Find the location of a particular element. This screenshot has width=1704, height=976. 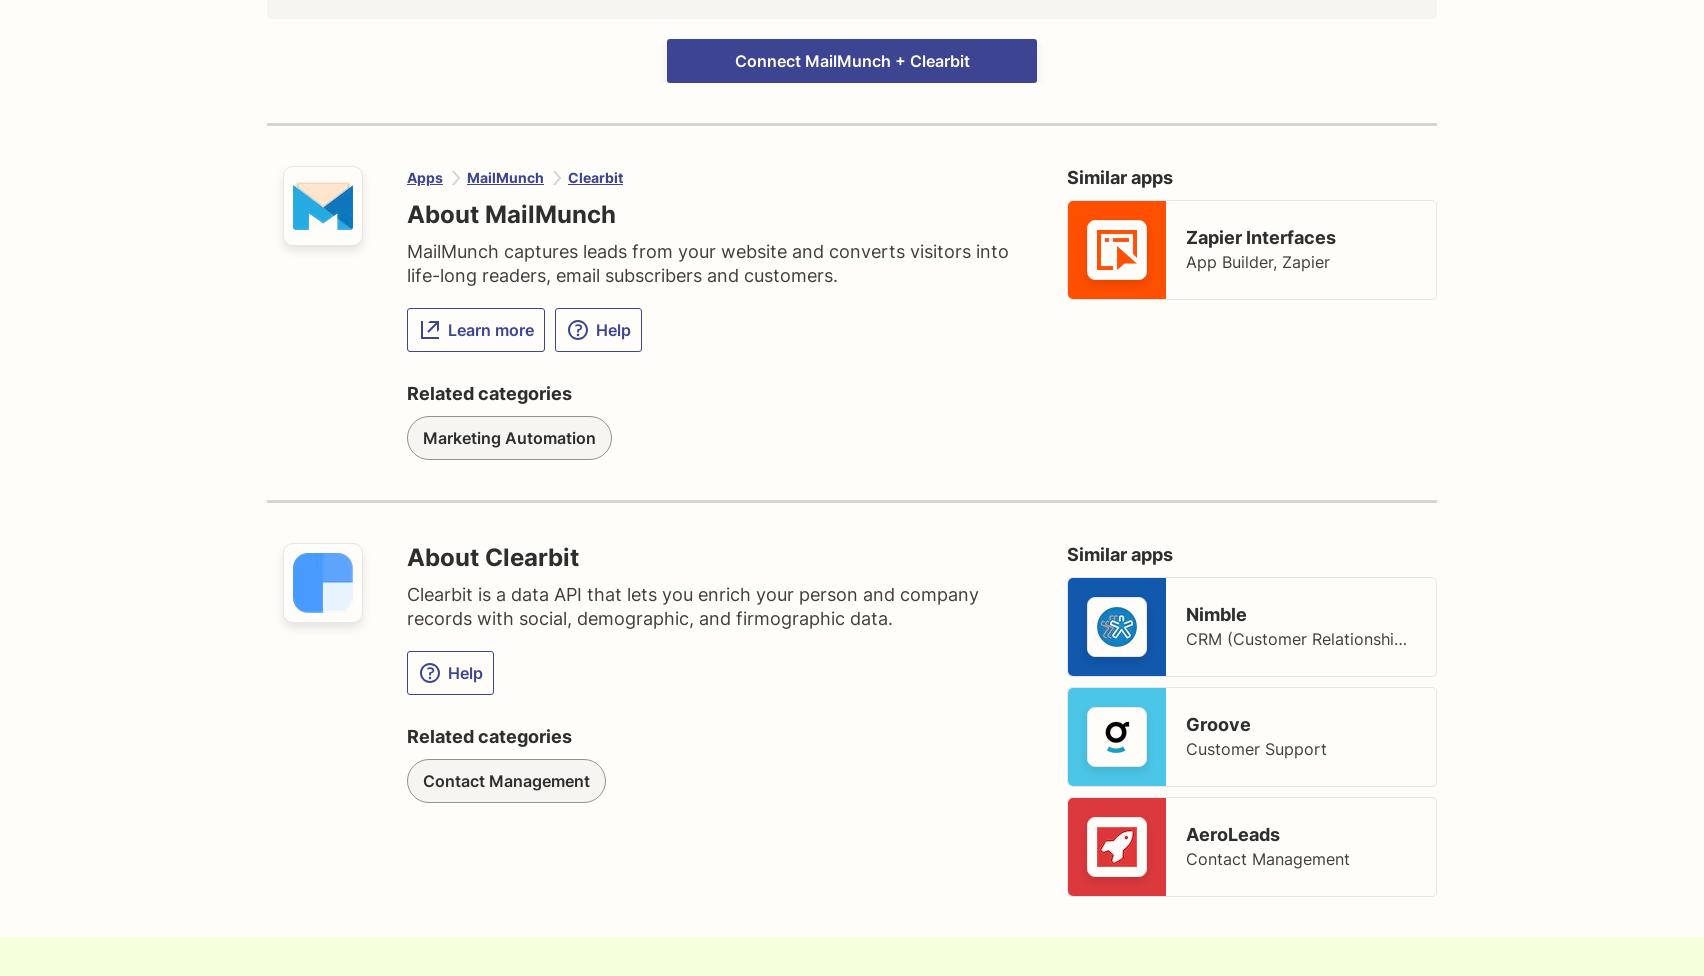

'Groove' is located at coordinates (1217, 723).